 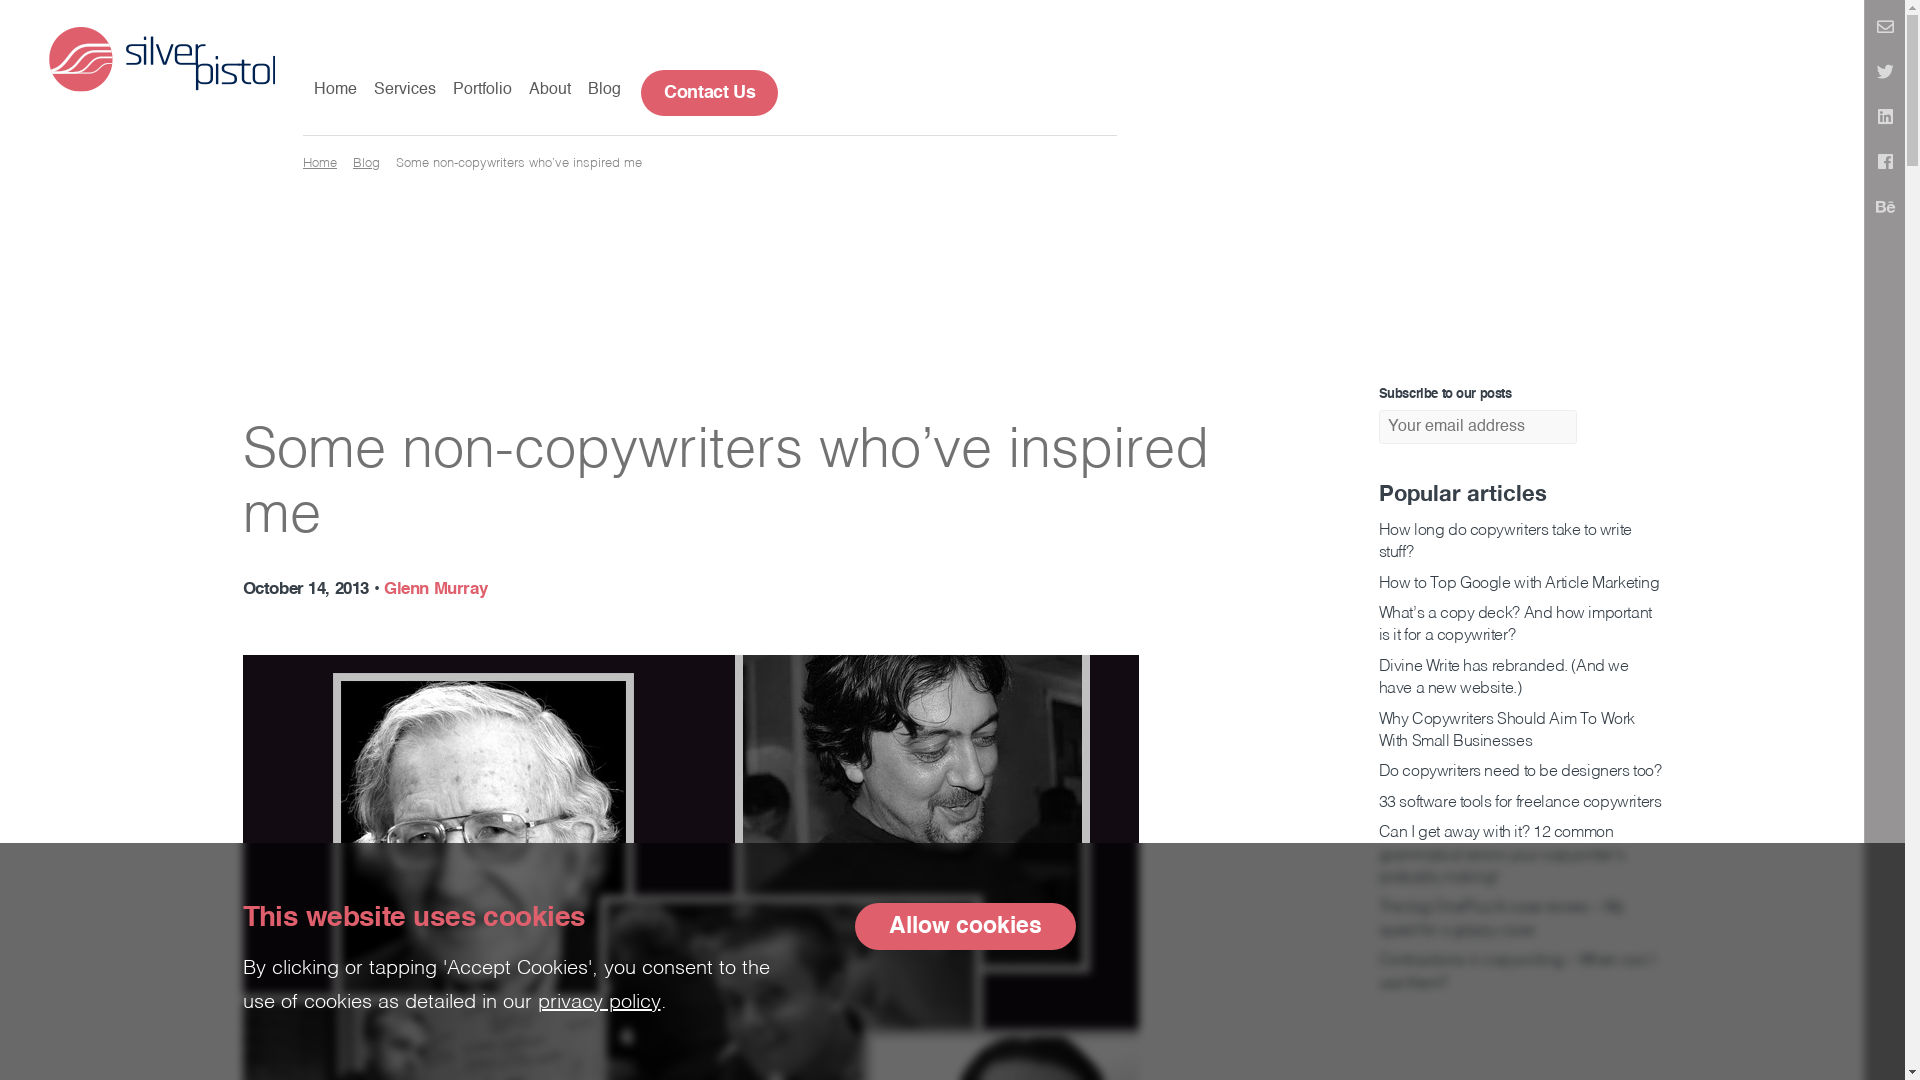 What do you see at coordinates (709, 92) in the screenshot?
I see `'Contact Us'` at bounding box center [709, 92].